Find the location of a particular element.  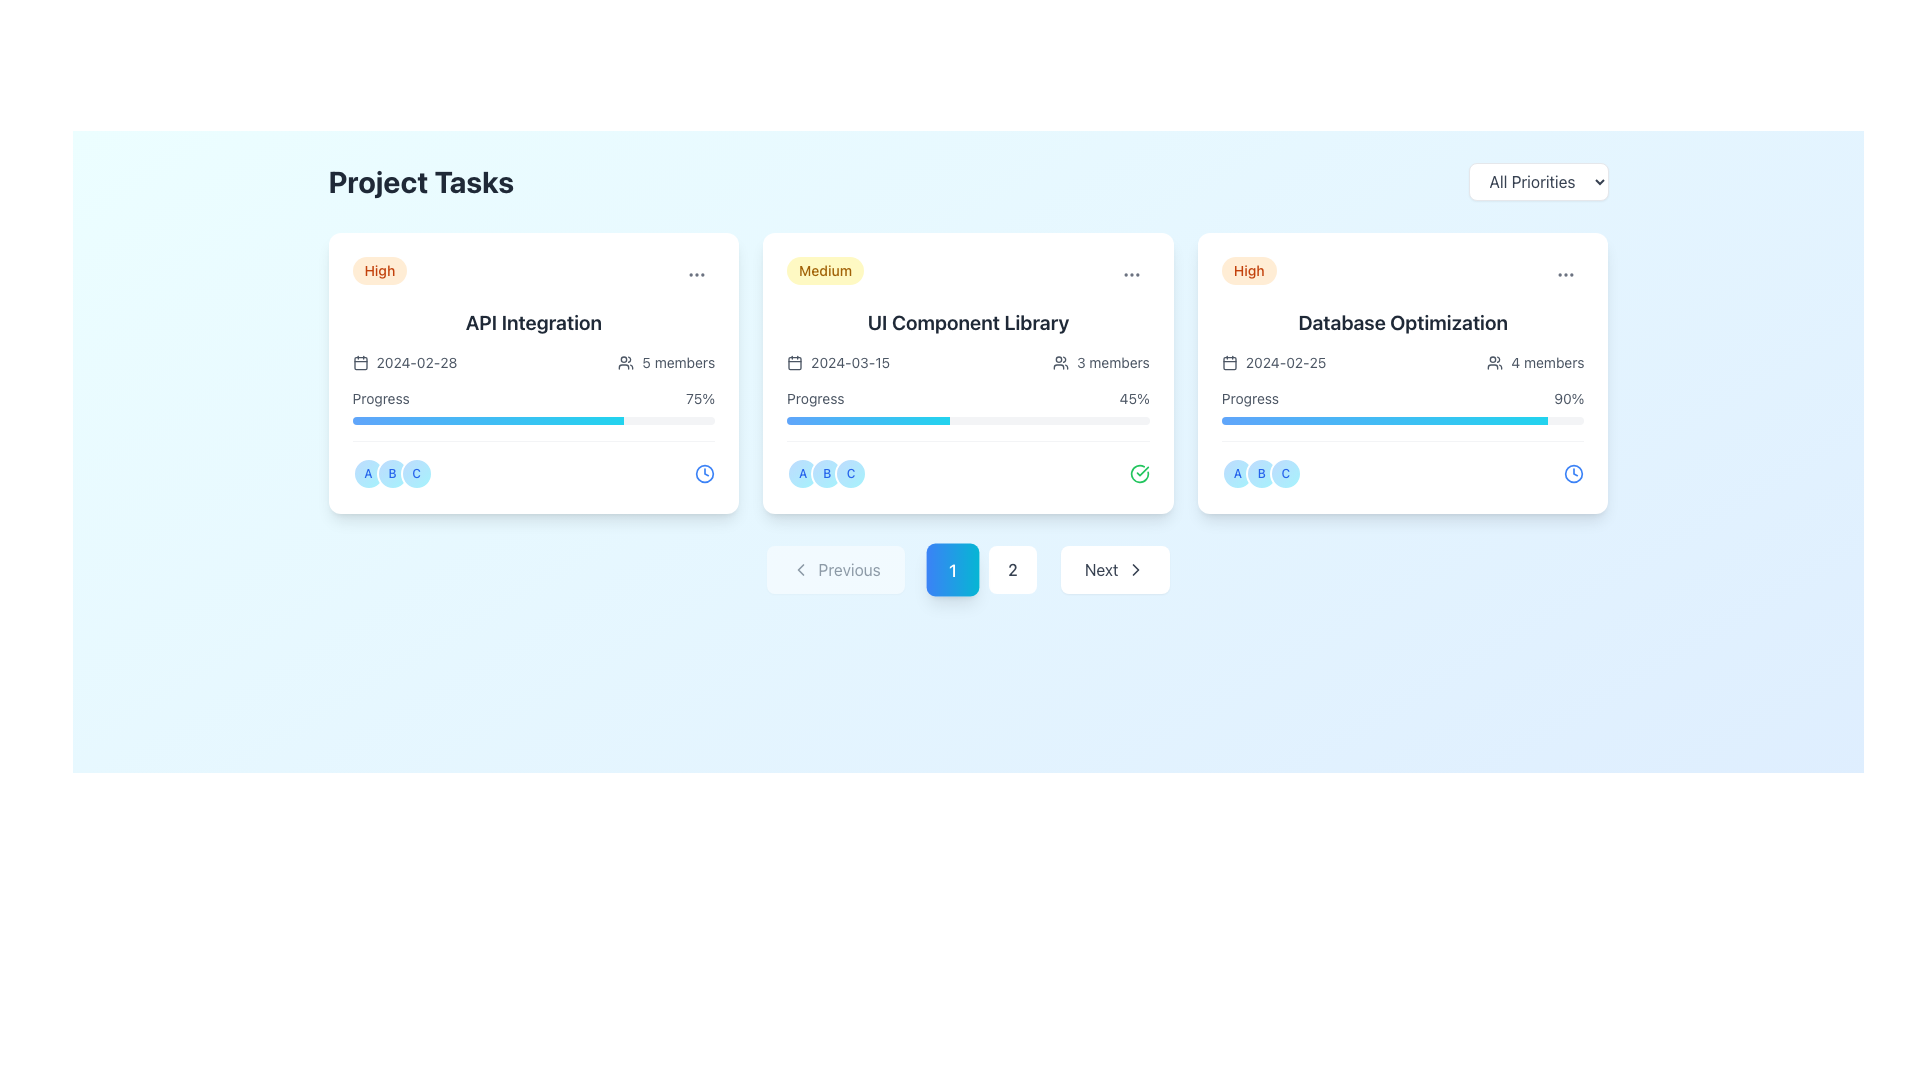

the progress bar segment that visually indicates a progression of 45% within the 'UI Component Library' card is located at coordinates (868, 419).